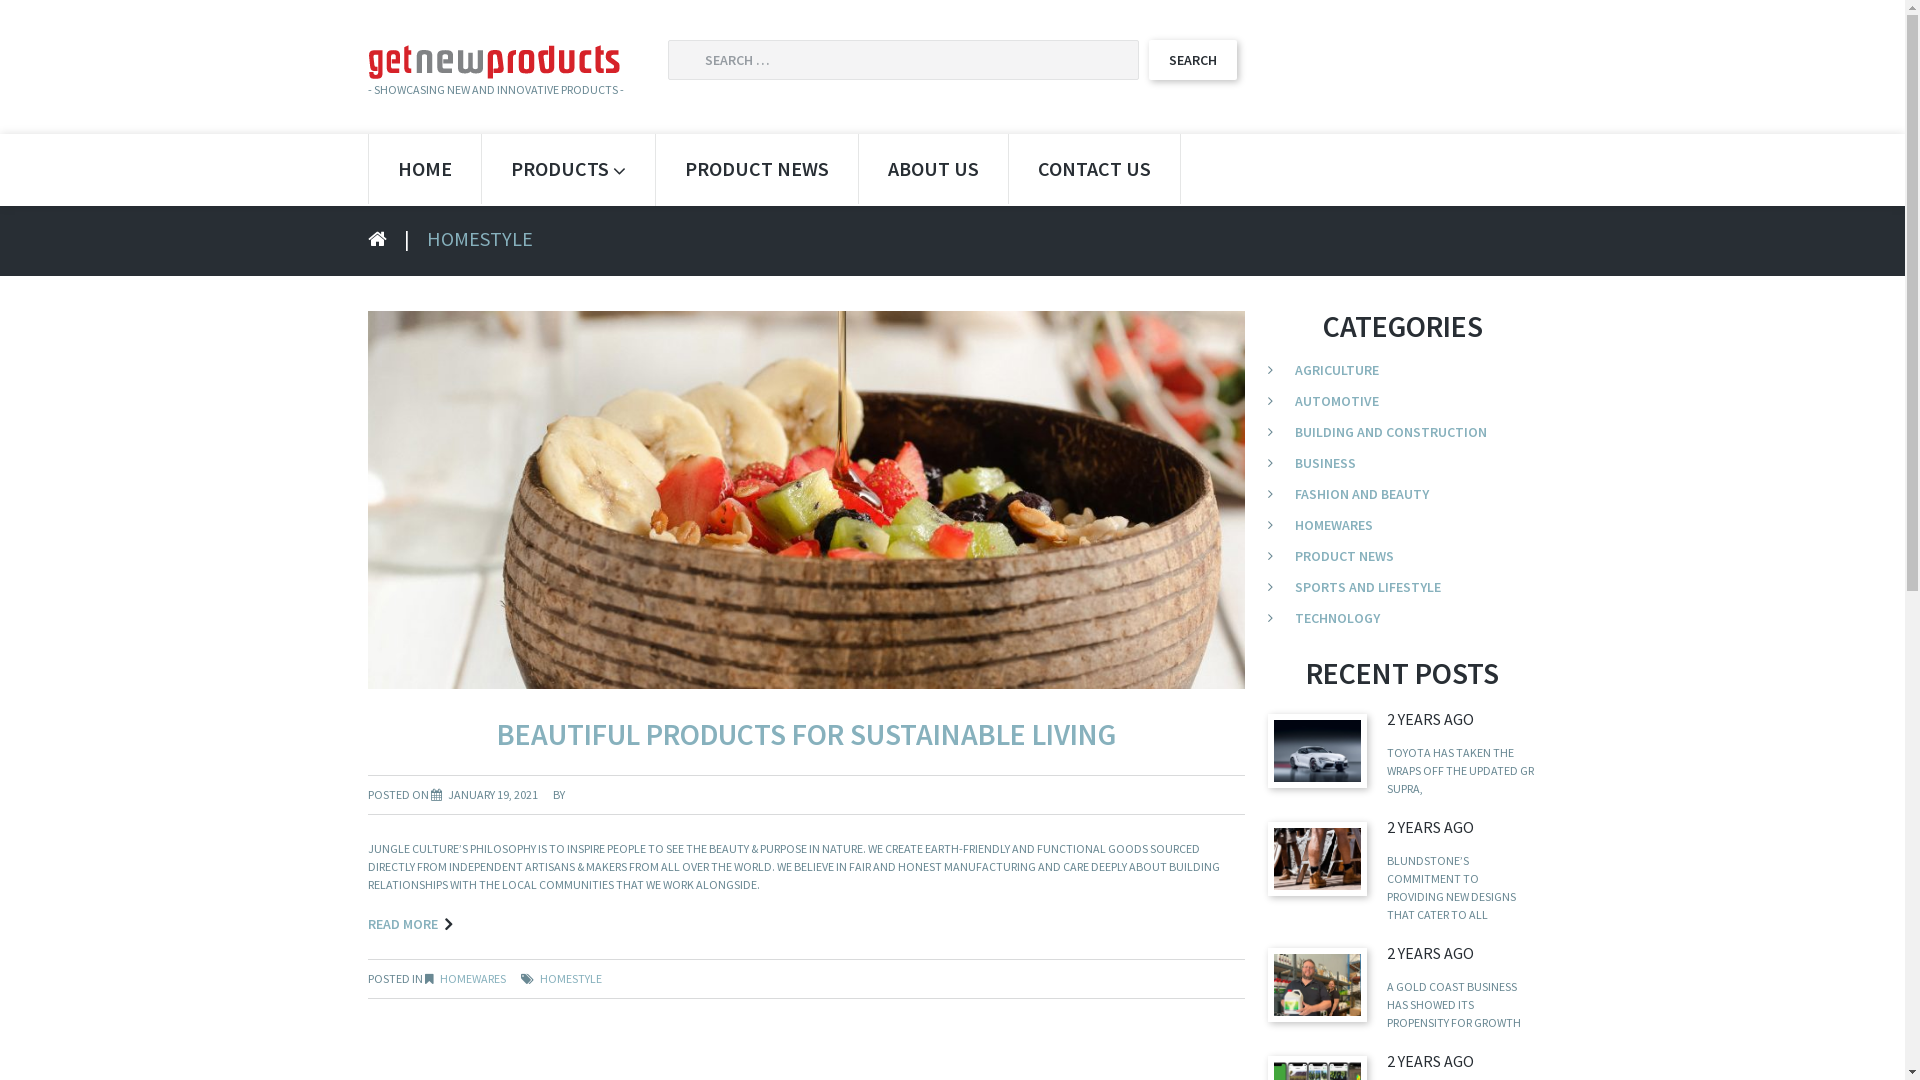 This screenshot has height=1080, width=1920. What do you see at coordinates (567, 168) in the screenshot?
I see `'PRODUCTS'` at bounding box center [567, 168].